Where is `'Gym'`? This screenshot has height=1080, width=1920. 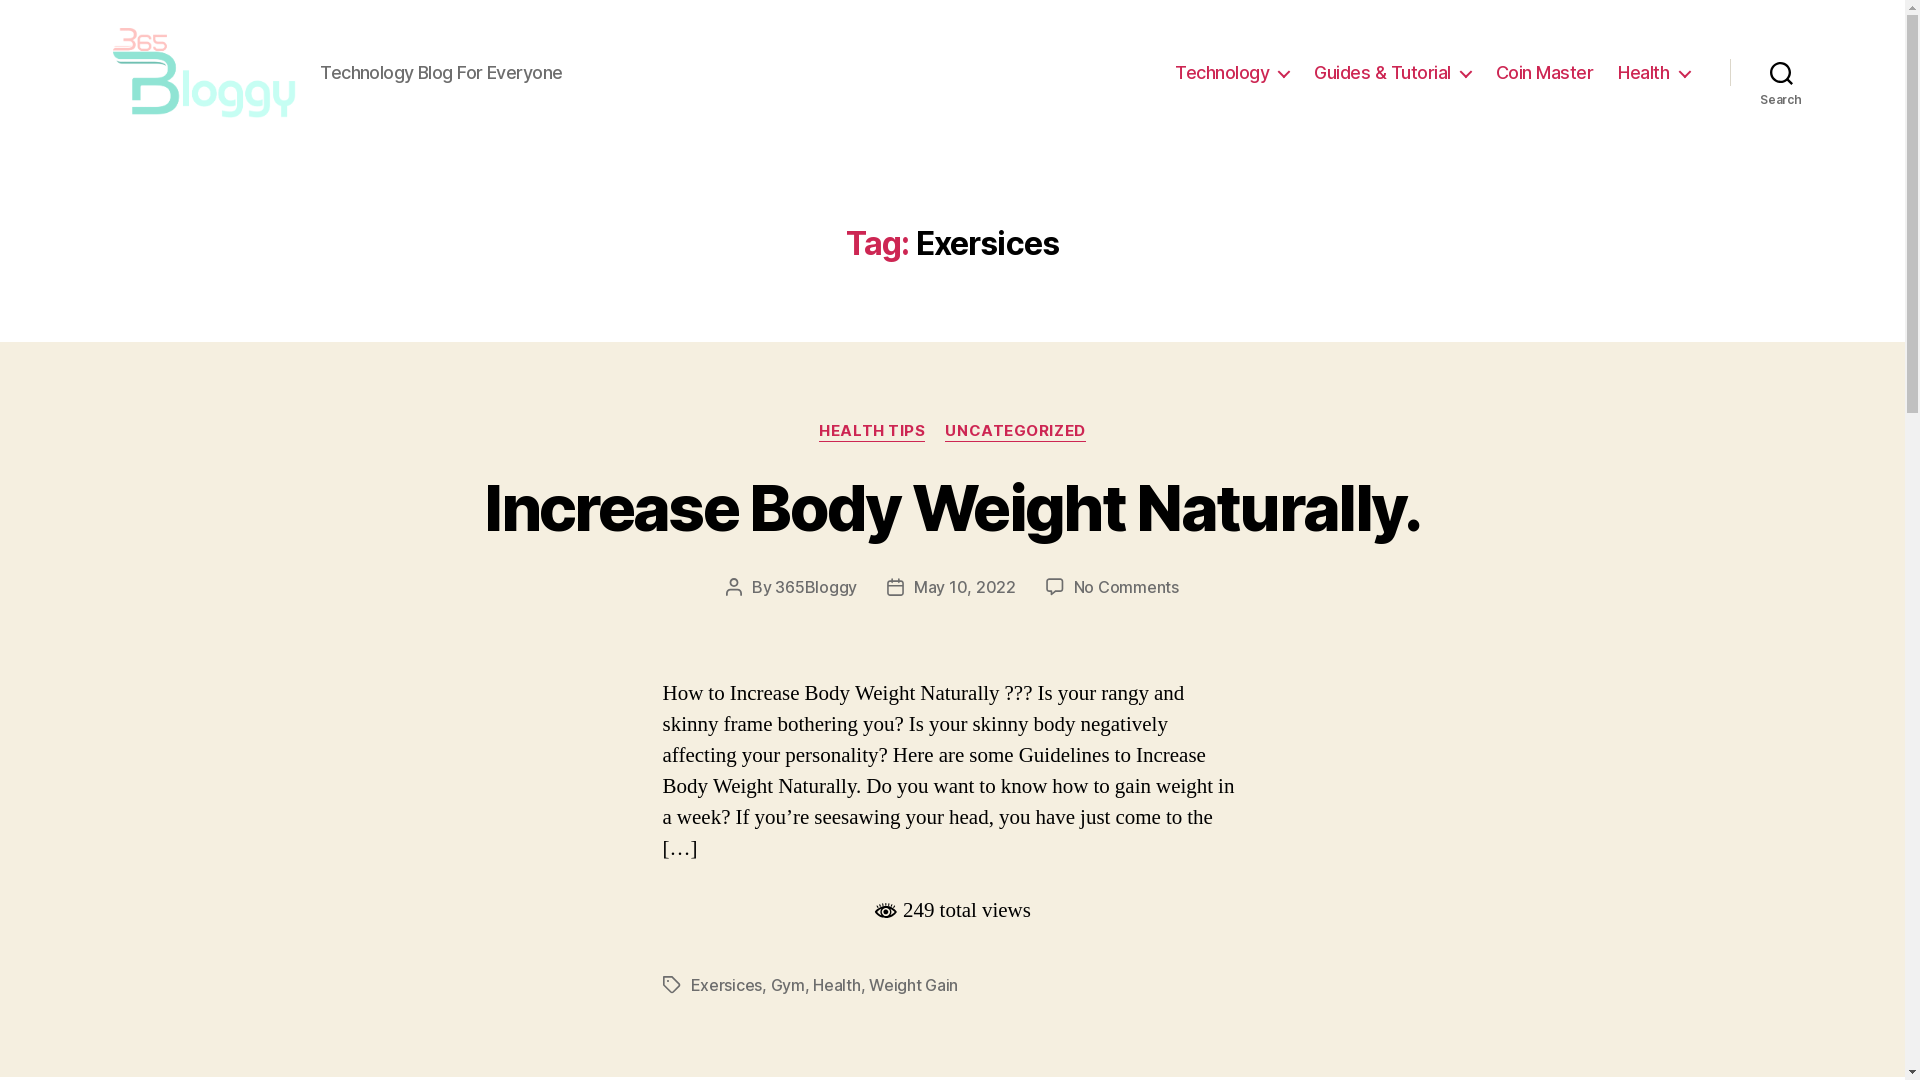 'Gym' is located at coordinates (786, 983).